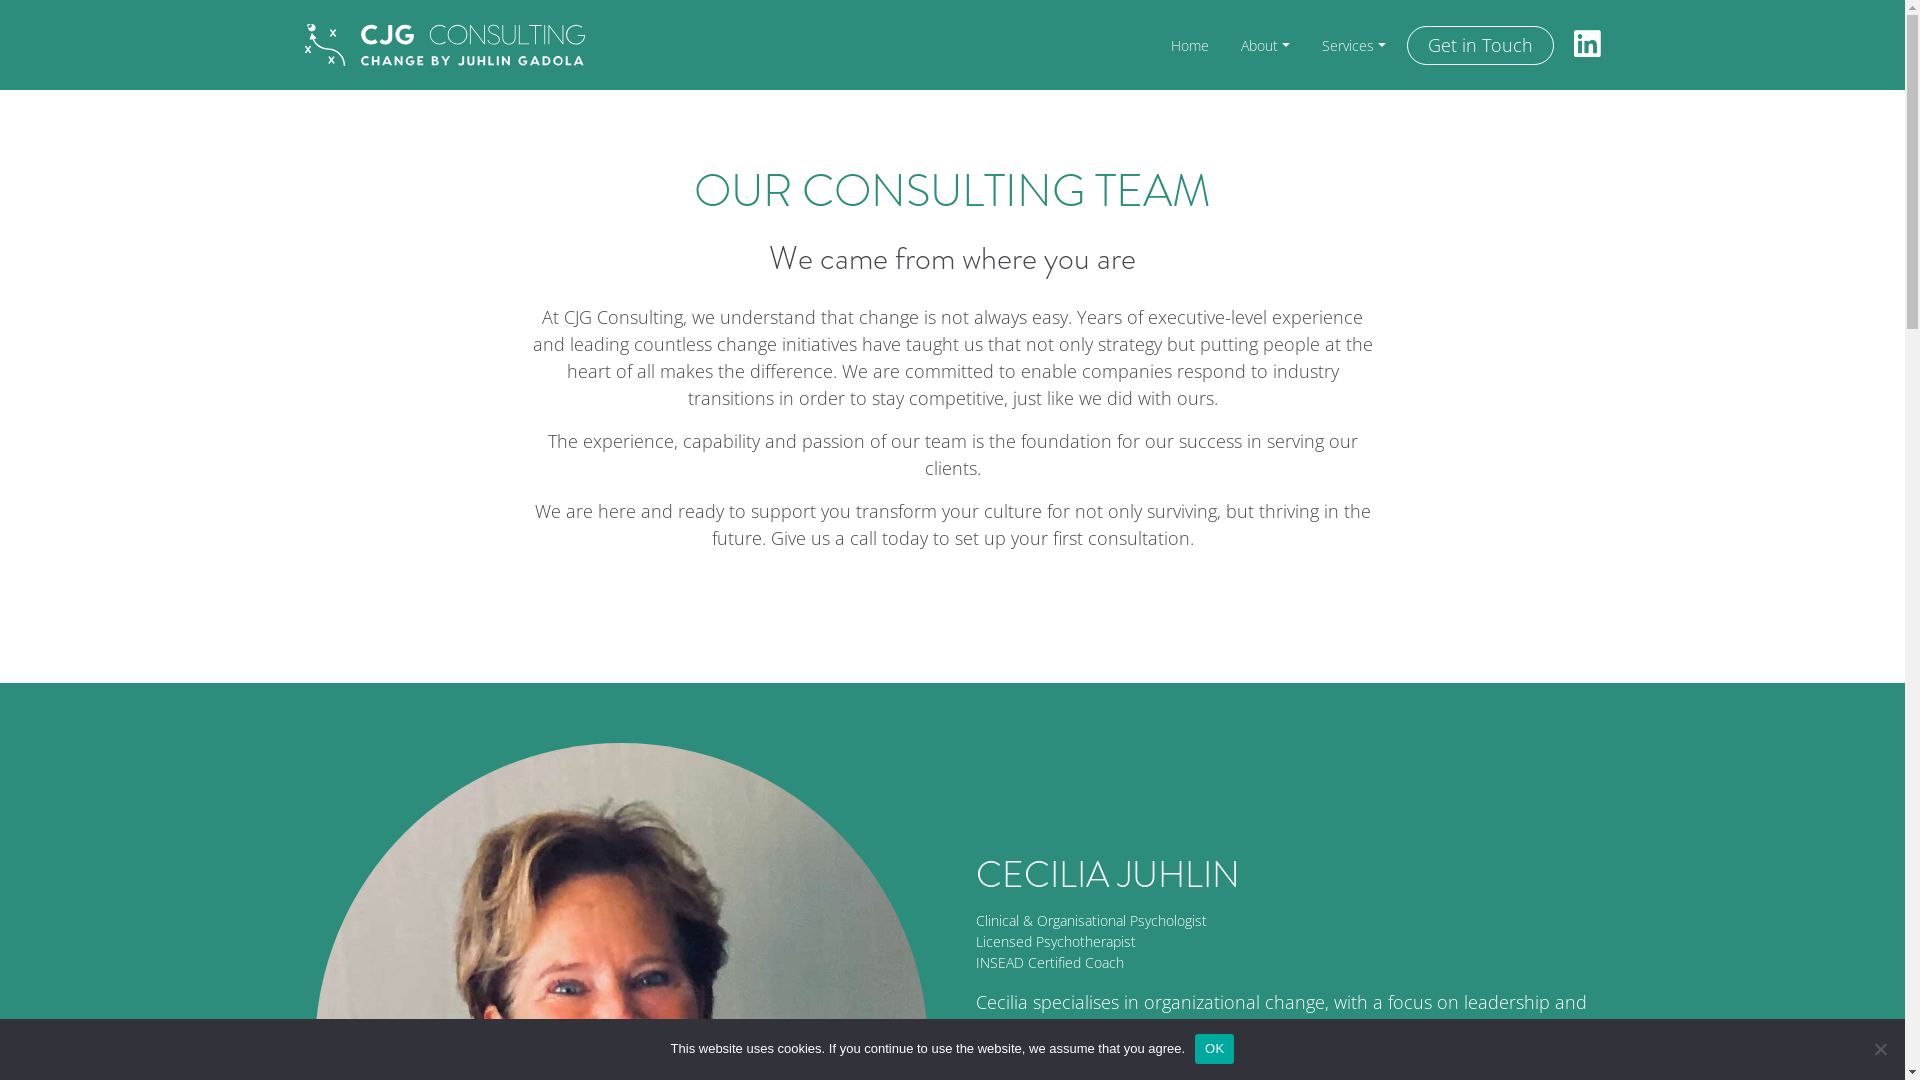 Image resolution: width=1920 pixels, height=1080 pixels. I want to click on 'Nein', so click(1879, 1048).